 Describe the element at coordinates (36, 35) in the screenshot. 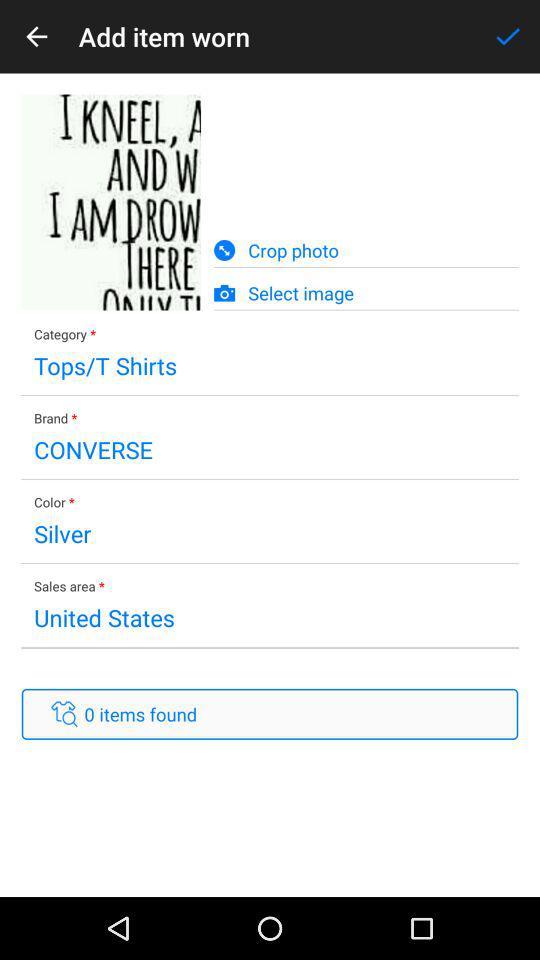

I see `item to the left of add item worn icon` at that location.